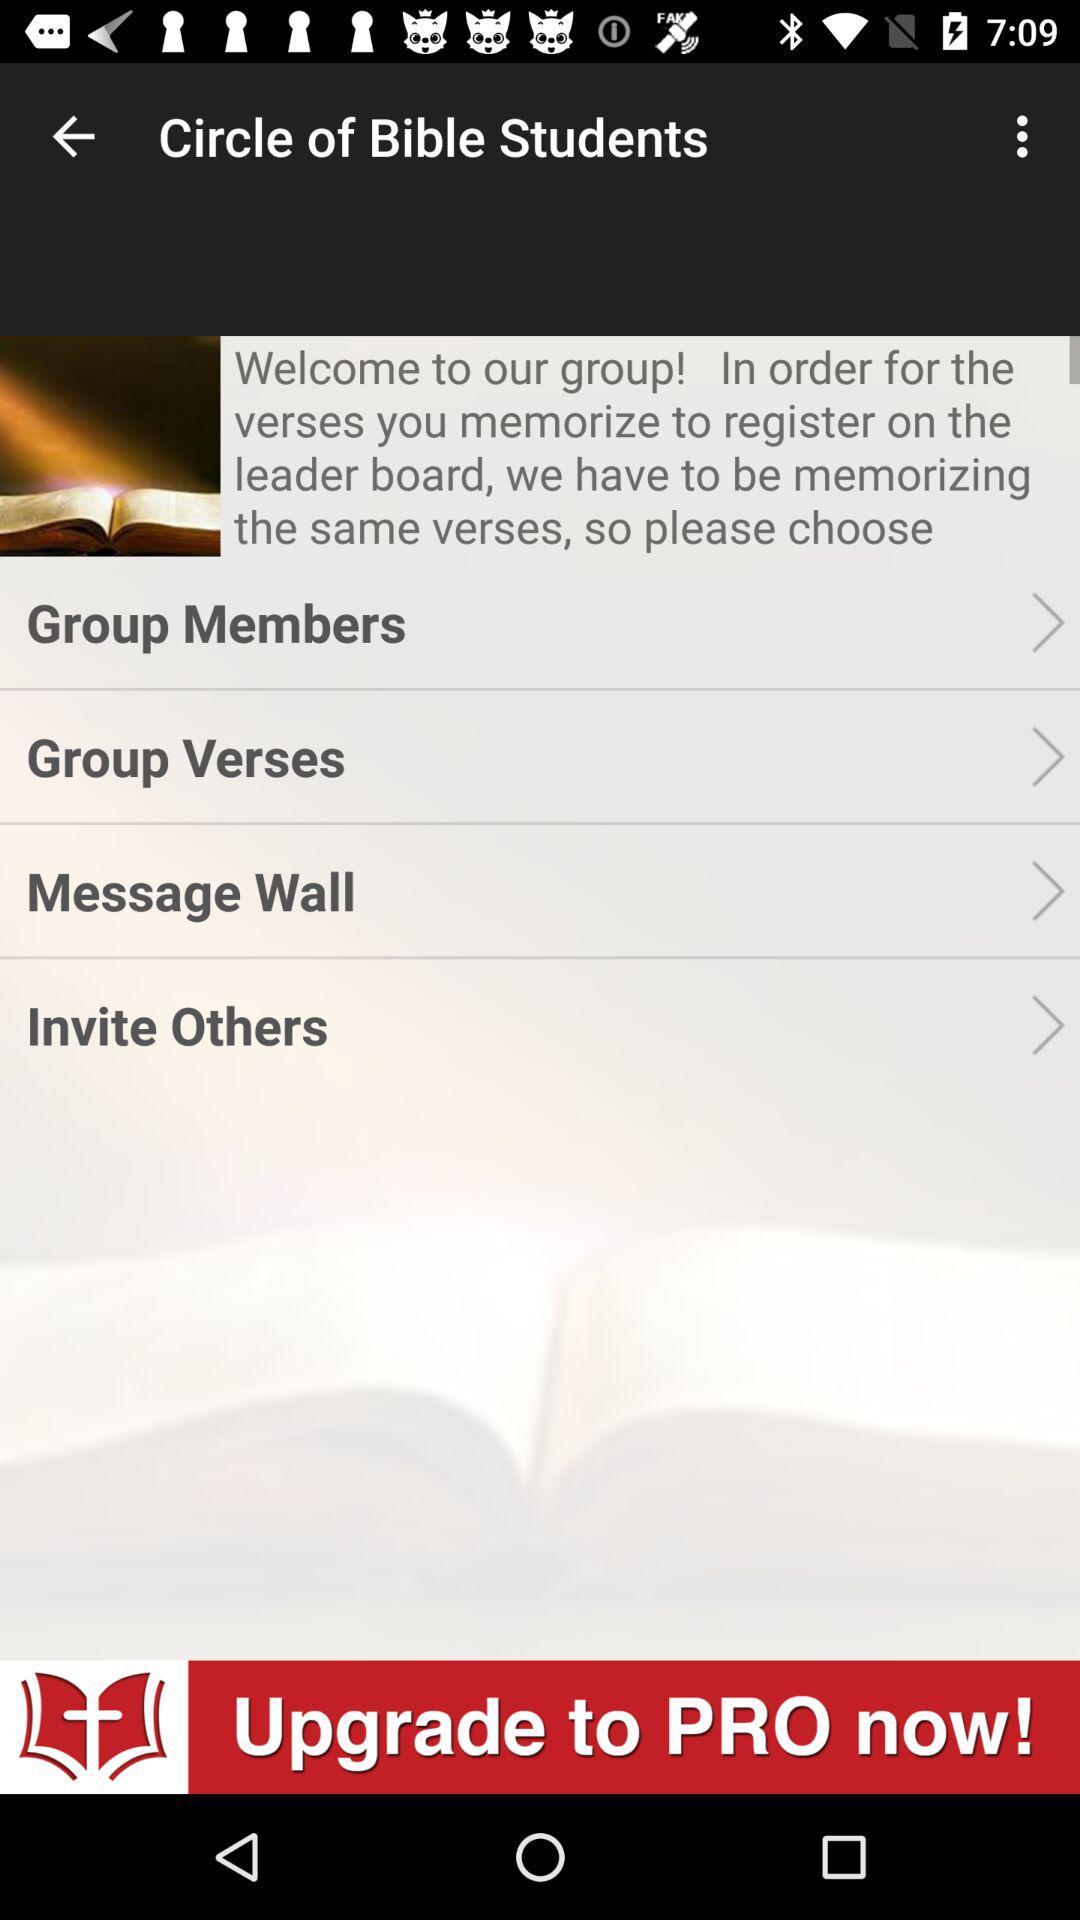 This screenshot has height=1920, width=1080. What do you see at coordinates (527, 1024) in the screenshot?
I see `invite others` at bounding box center [527, 1024].